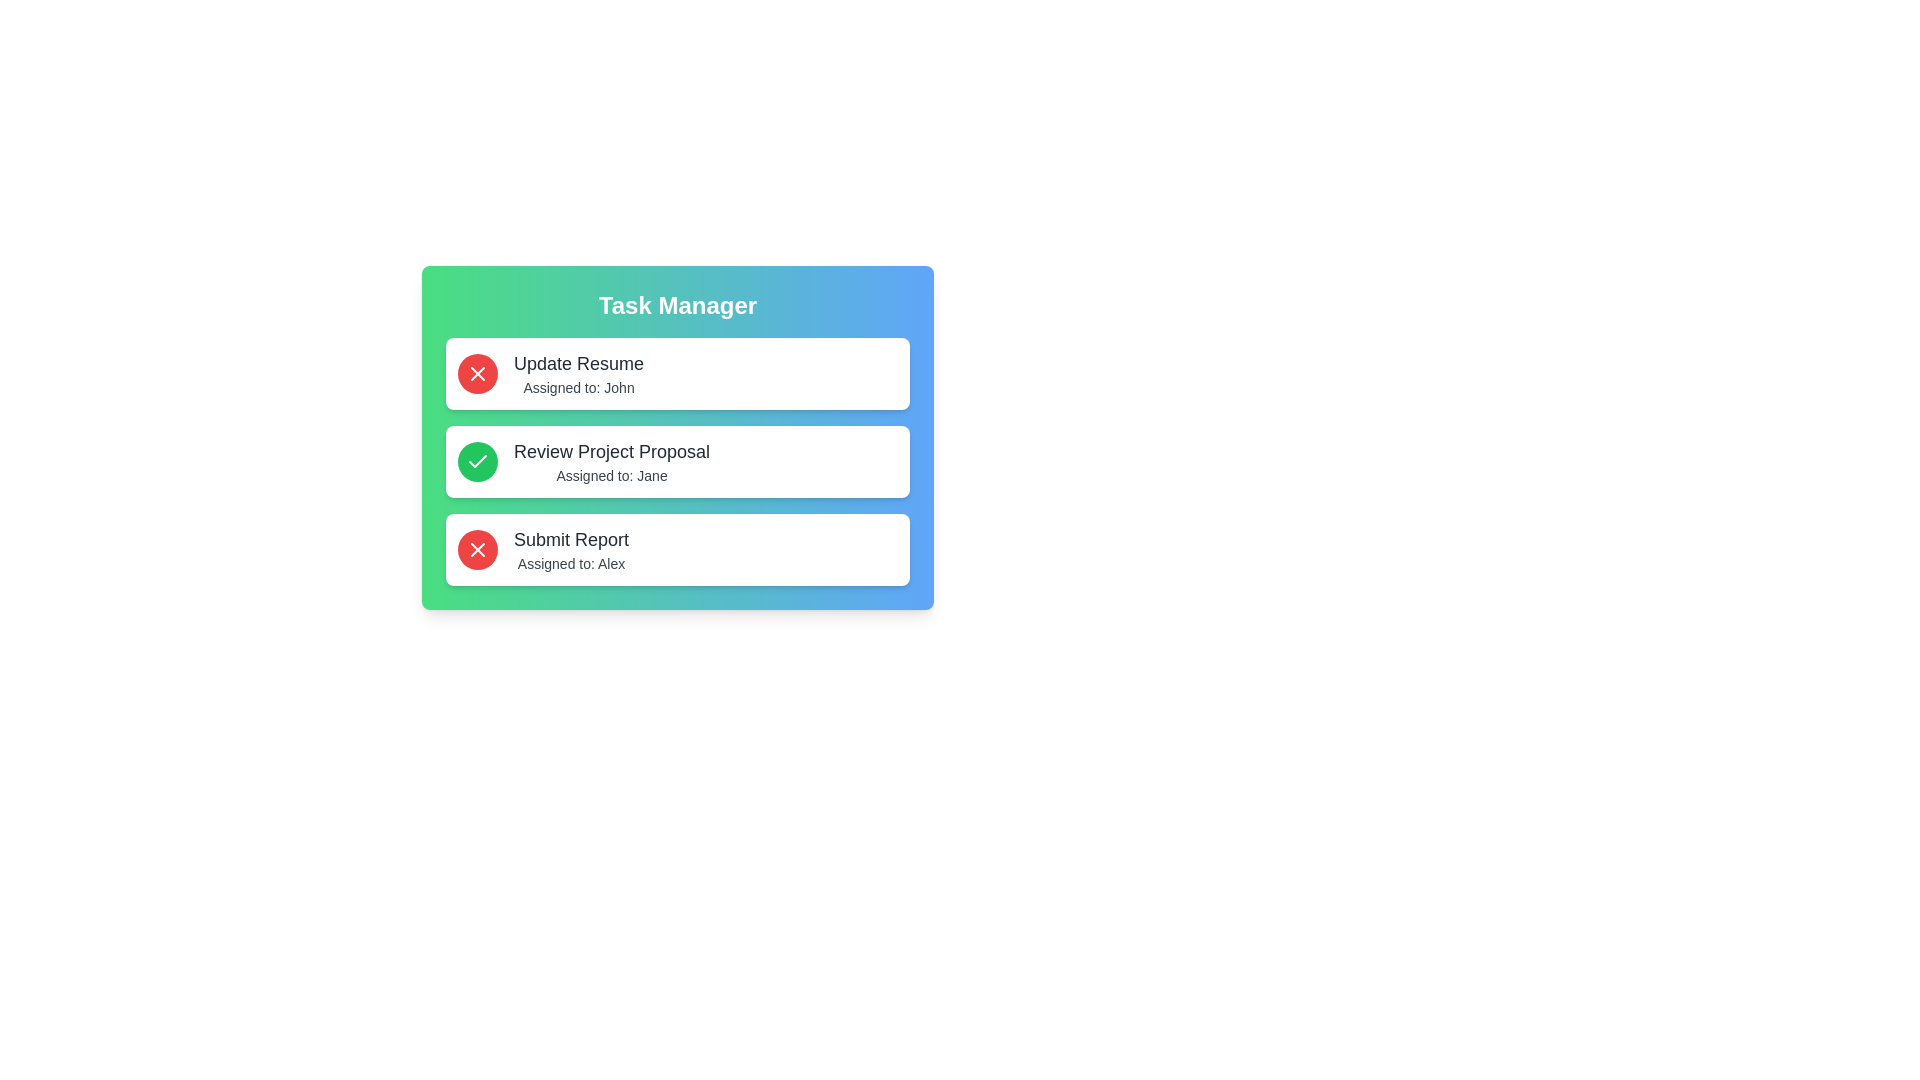  Describe the element at coordinates (677, 550) in the screenshot. I see `the task item Submit Report to reveal additional context` at that location.